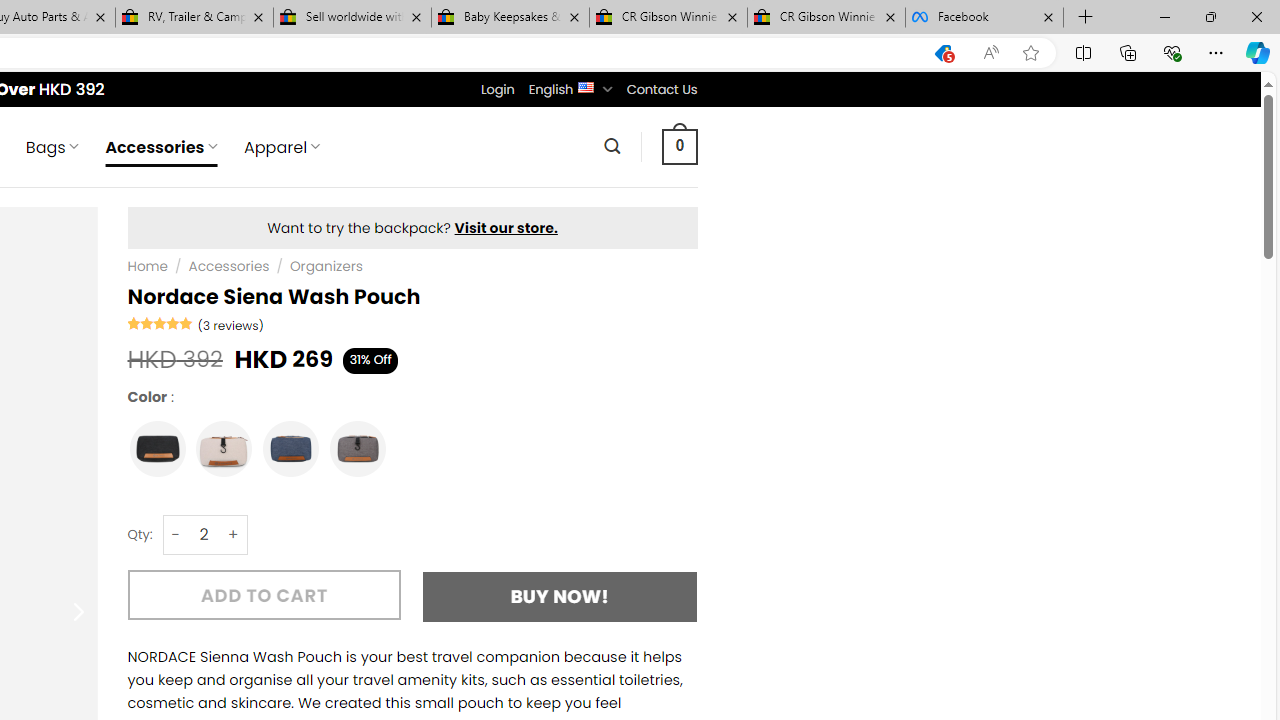 The image size is (1280, 720). What do you see at coordinates (1255, 16) in the screenshot?
I see `'Close'` at bounding box center [1255, 16].